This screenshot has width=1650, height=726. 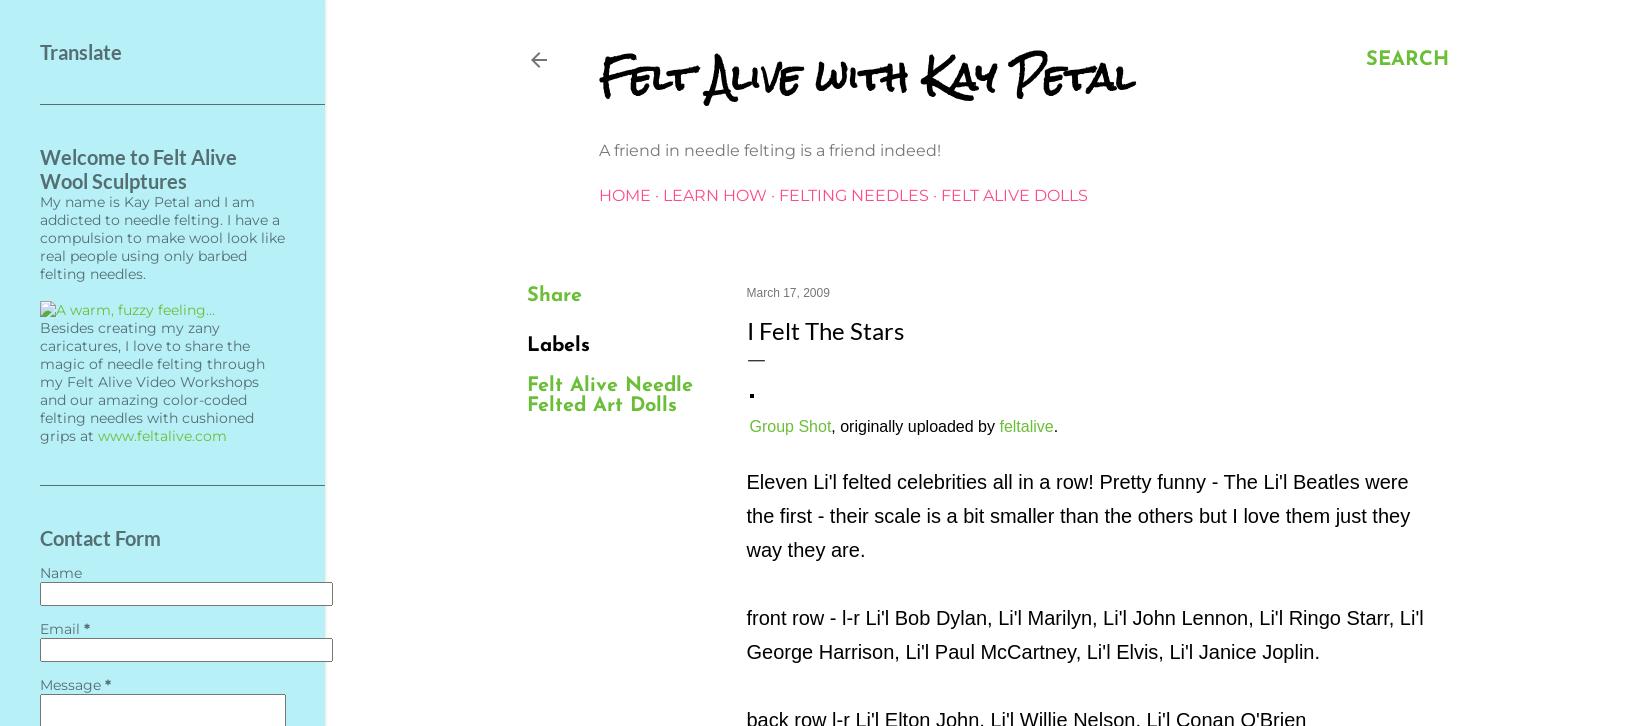 I want to click on ', originally uploaded by', so click(x=914, y=426).